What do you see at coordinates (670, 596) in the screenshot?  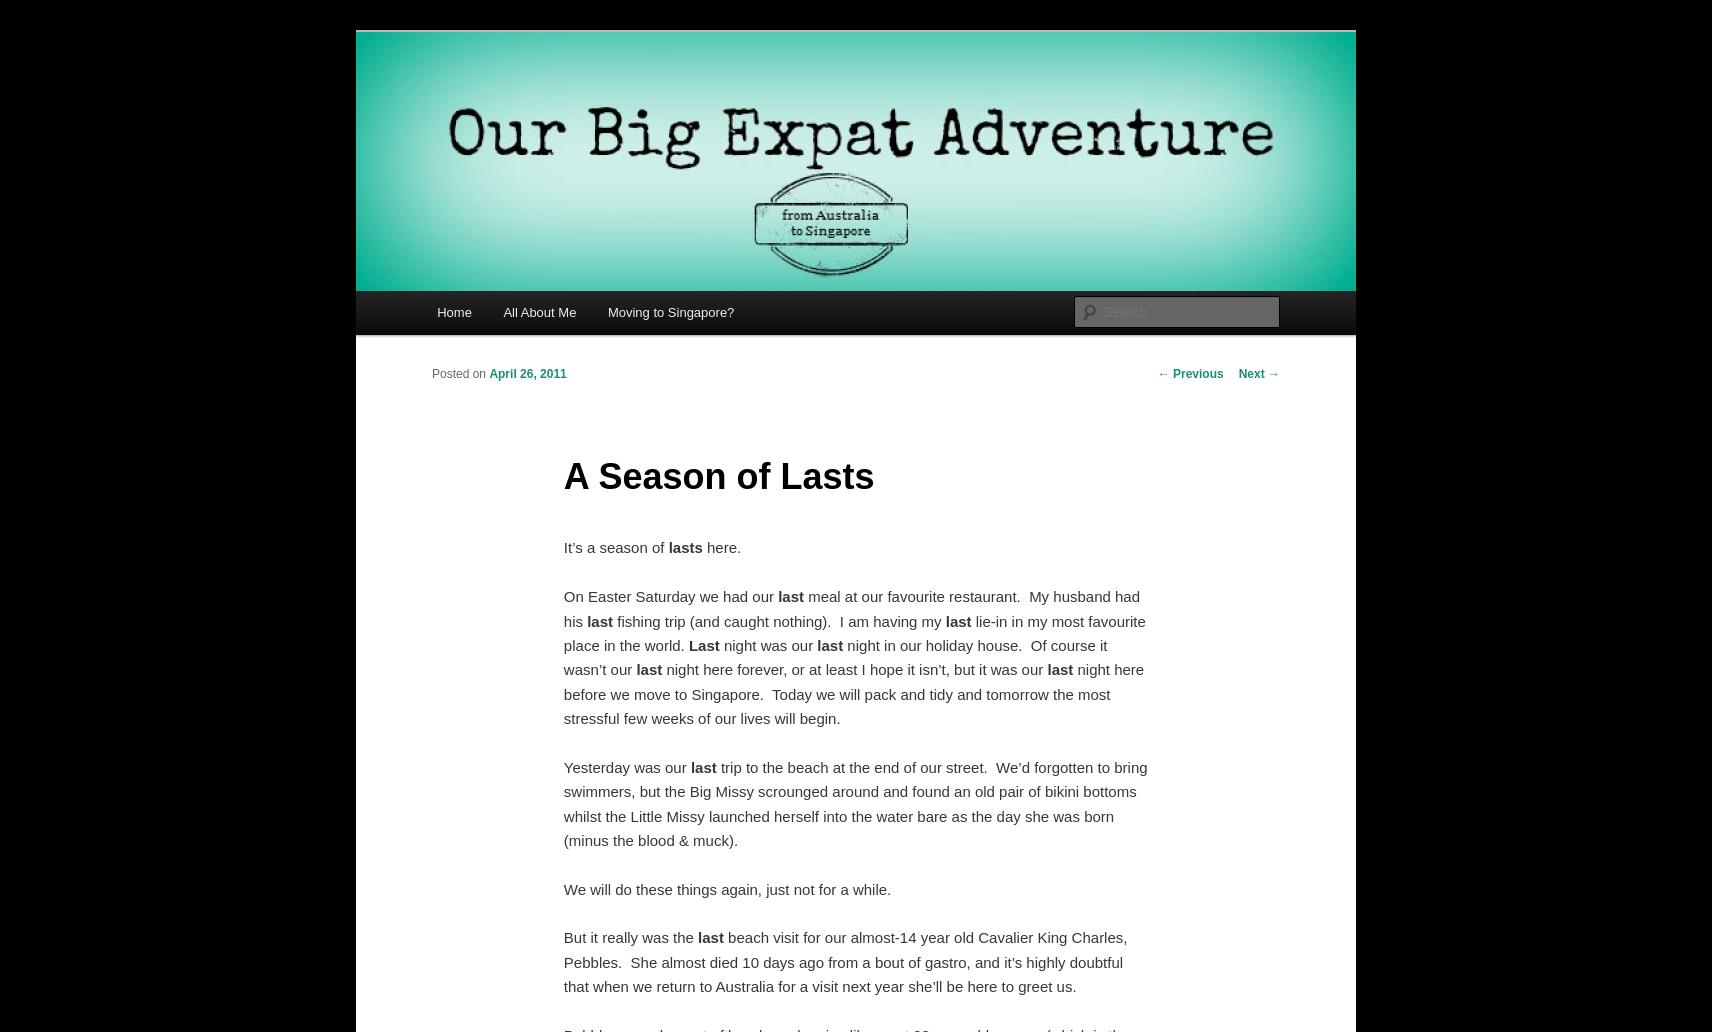 I see `'On Easter Saturday we had our'` at bounding box center [670, 596].